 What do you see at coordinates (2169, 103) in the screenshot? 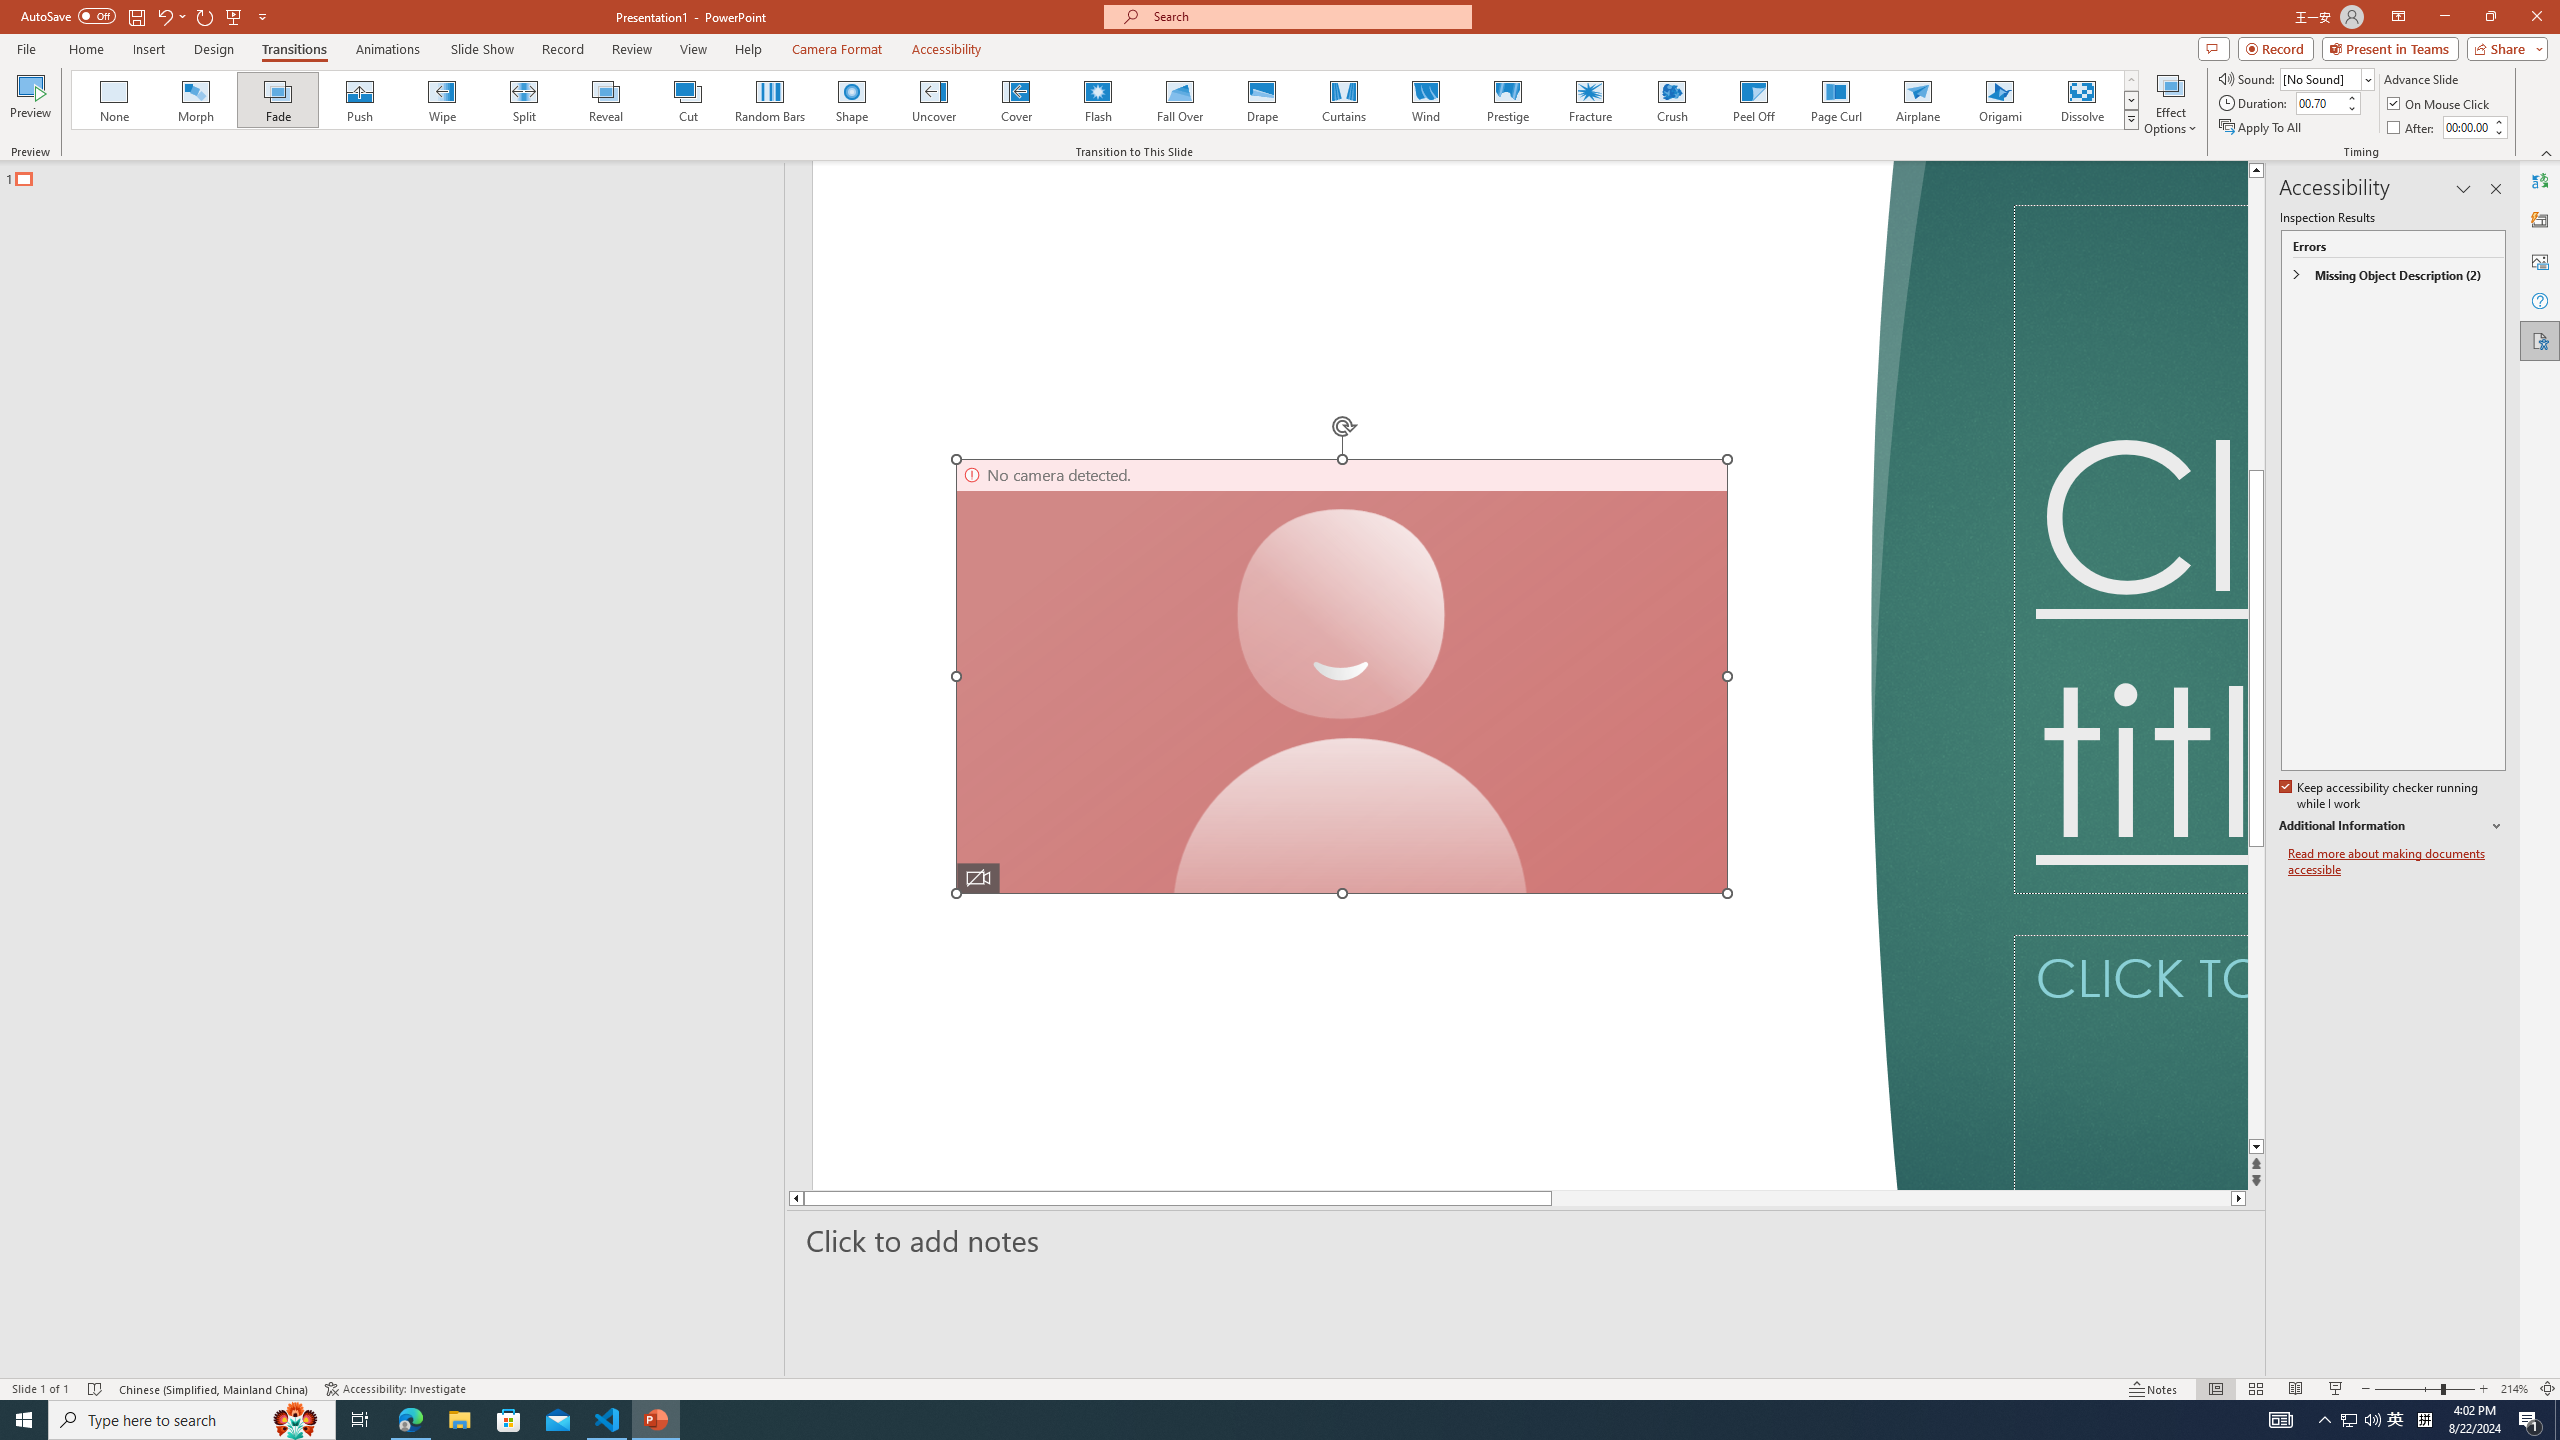
I see `'Effect Options'` at bounding box center [2169, 103].